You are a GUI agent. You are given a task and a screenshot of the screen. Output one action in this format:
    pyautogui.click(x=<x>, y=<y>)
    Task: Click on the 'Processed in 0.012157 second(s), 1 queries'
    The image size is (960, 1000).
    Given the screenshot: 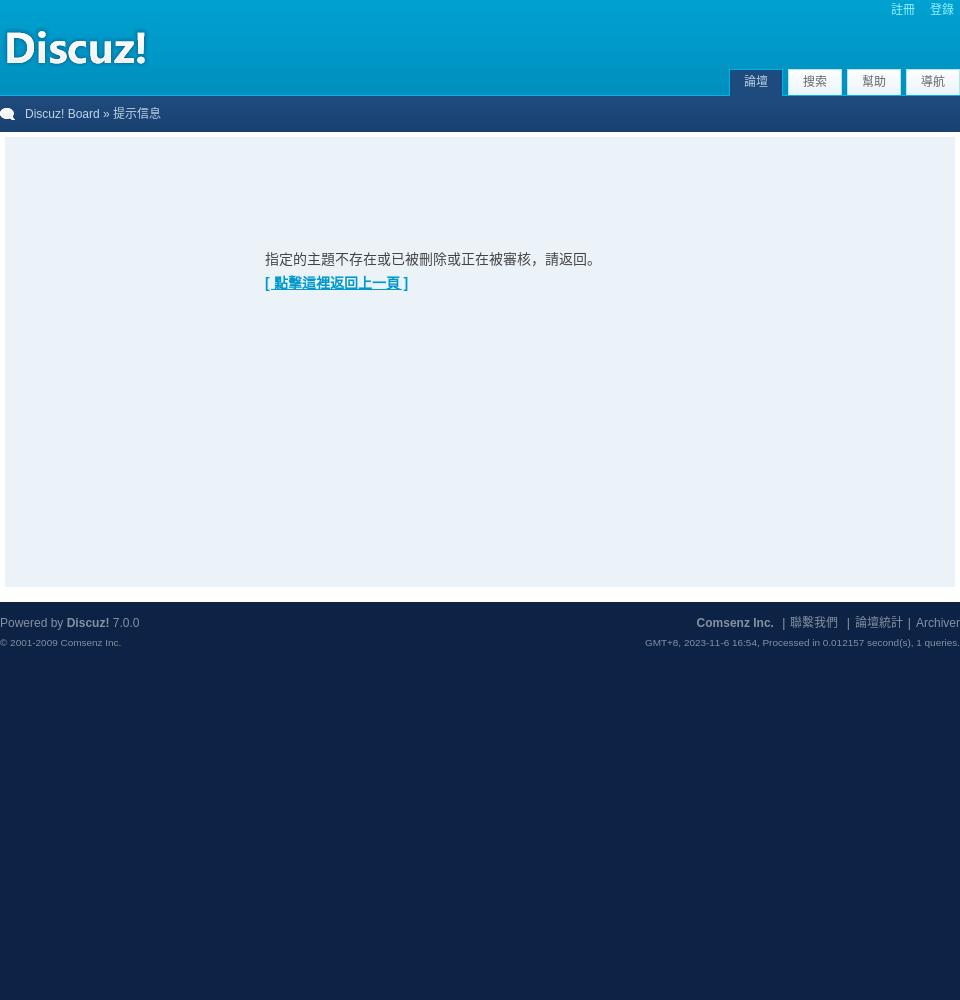 What is the action you would take?
    pyautogui.click(x=858, y=642)
    